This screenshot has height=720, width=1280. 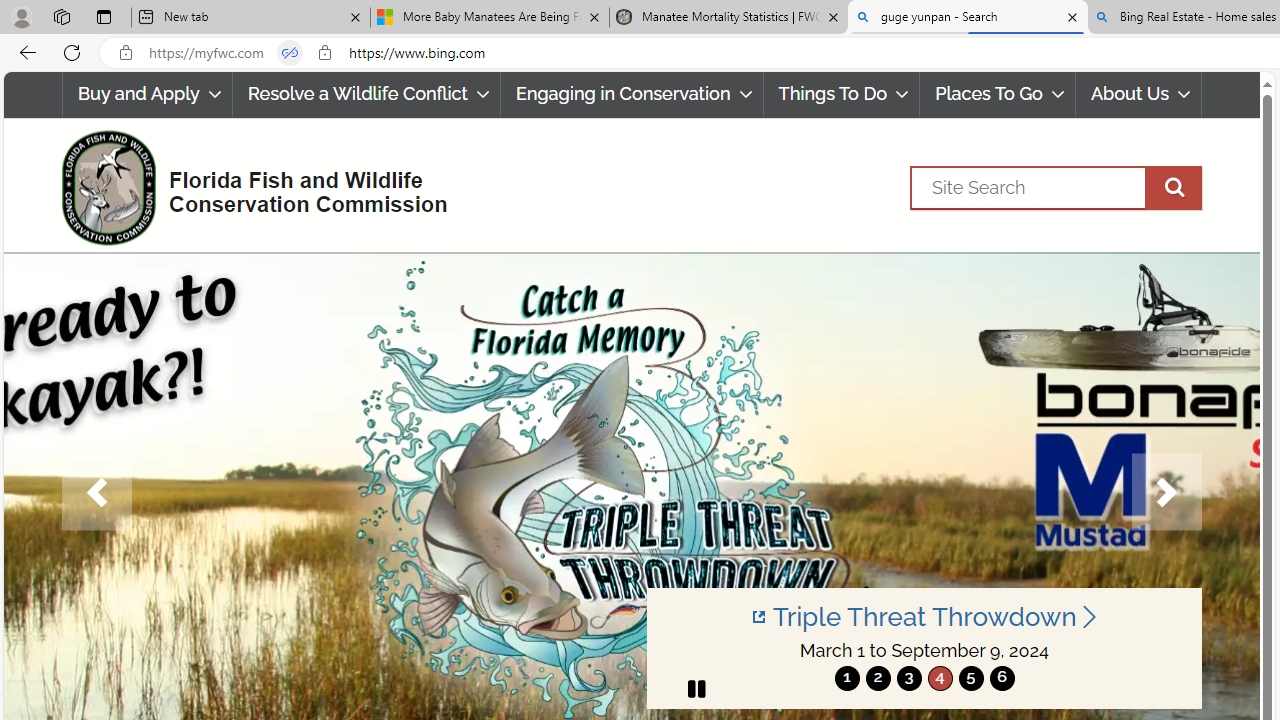 I want to click on 'Tabs in split screen', so click(x=288, y=52).